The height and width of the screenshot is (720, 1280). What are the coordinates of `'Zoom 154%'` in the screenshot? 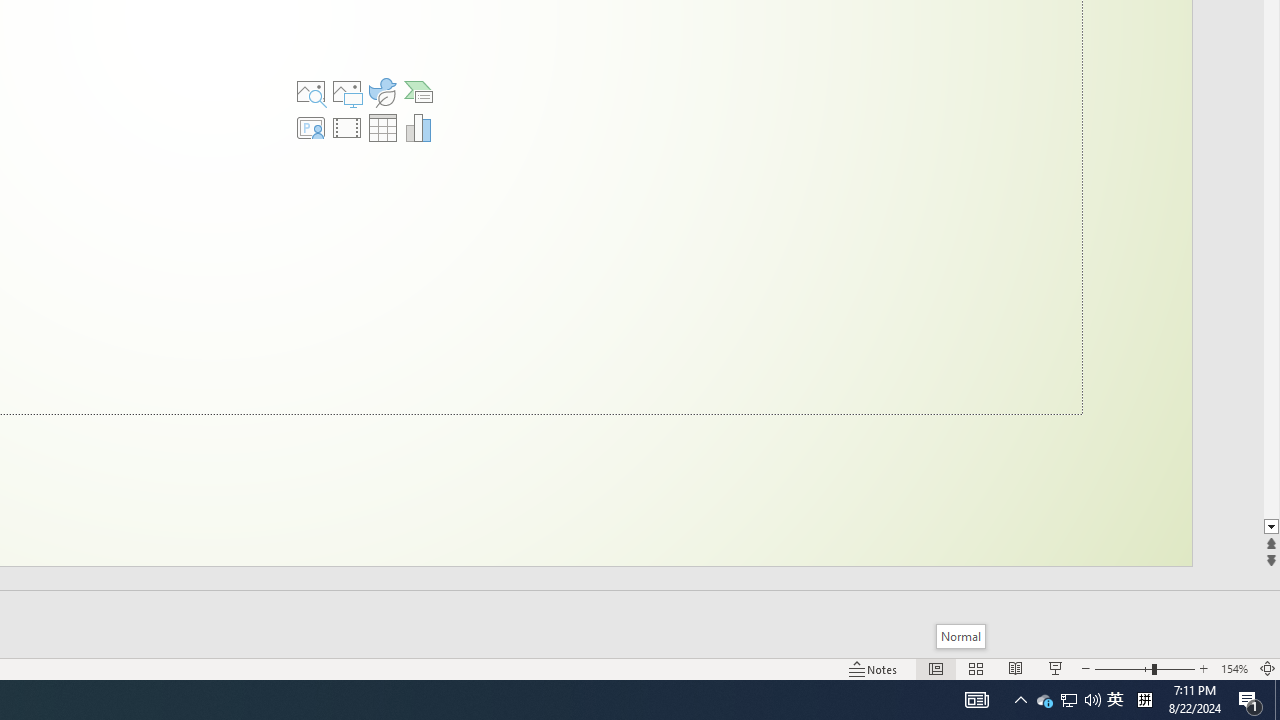 It's located at (1233, 669).